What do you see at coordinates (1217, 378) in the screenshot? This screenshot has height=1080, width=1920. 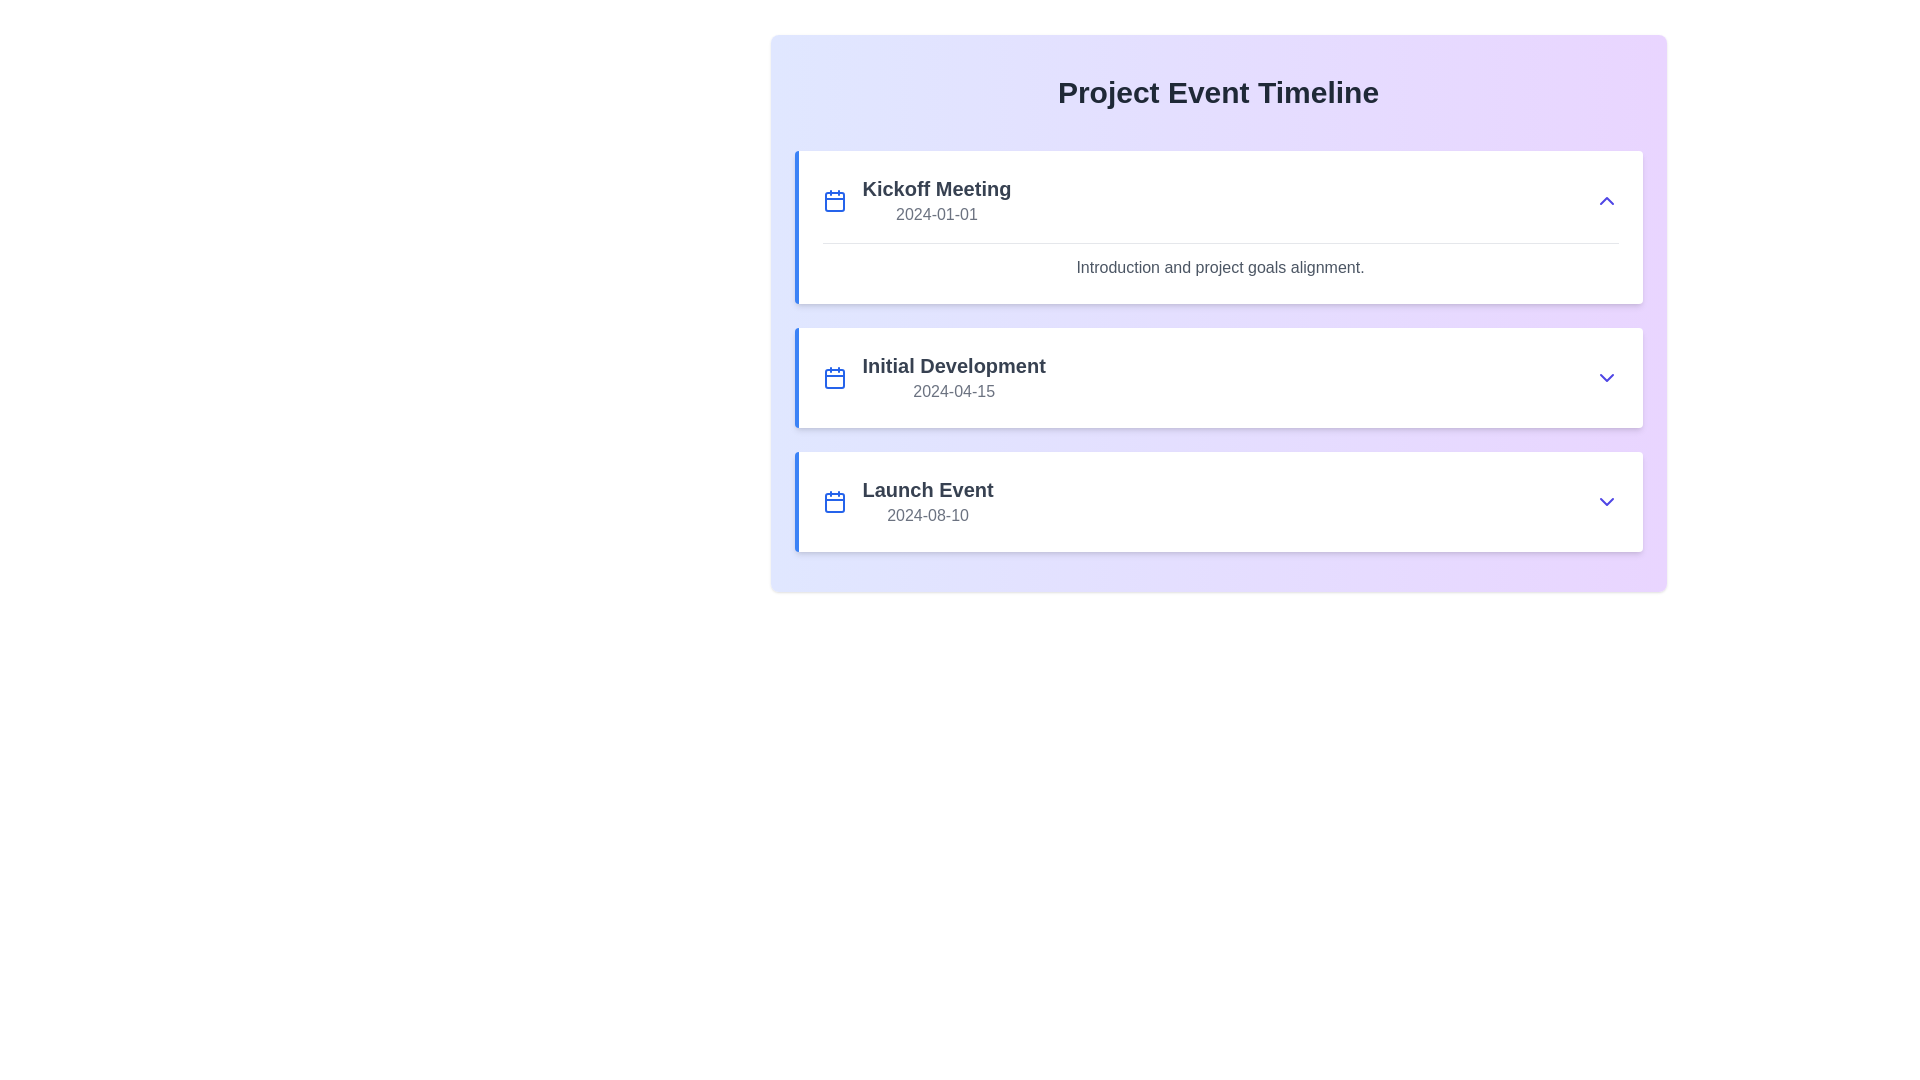 I see `the 'Initial Development' Event block` at bounding box center [1217, 378].